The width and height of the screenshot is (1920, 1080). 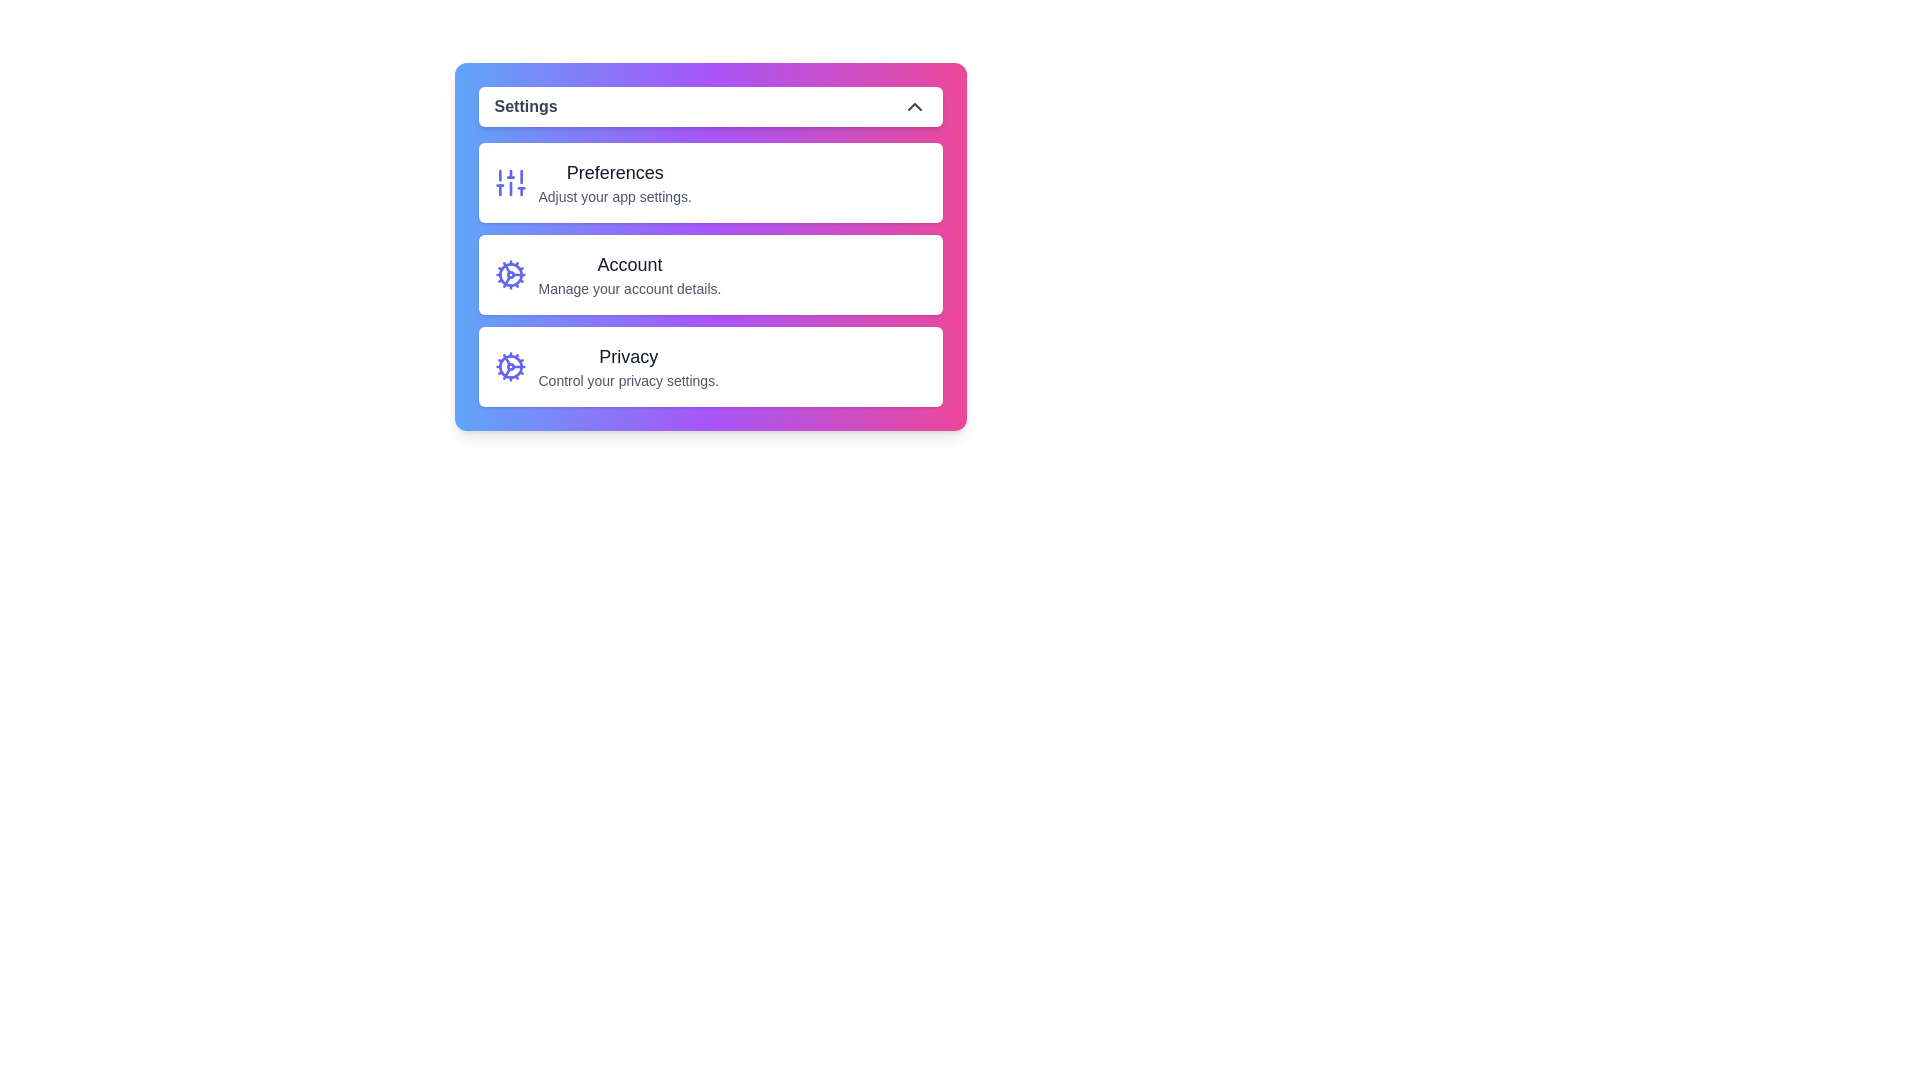 I want to click on the icon associated with the Preferences option, so click(x=510, y=182).